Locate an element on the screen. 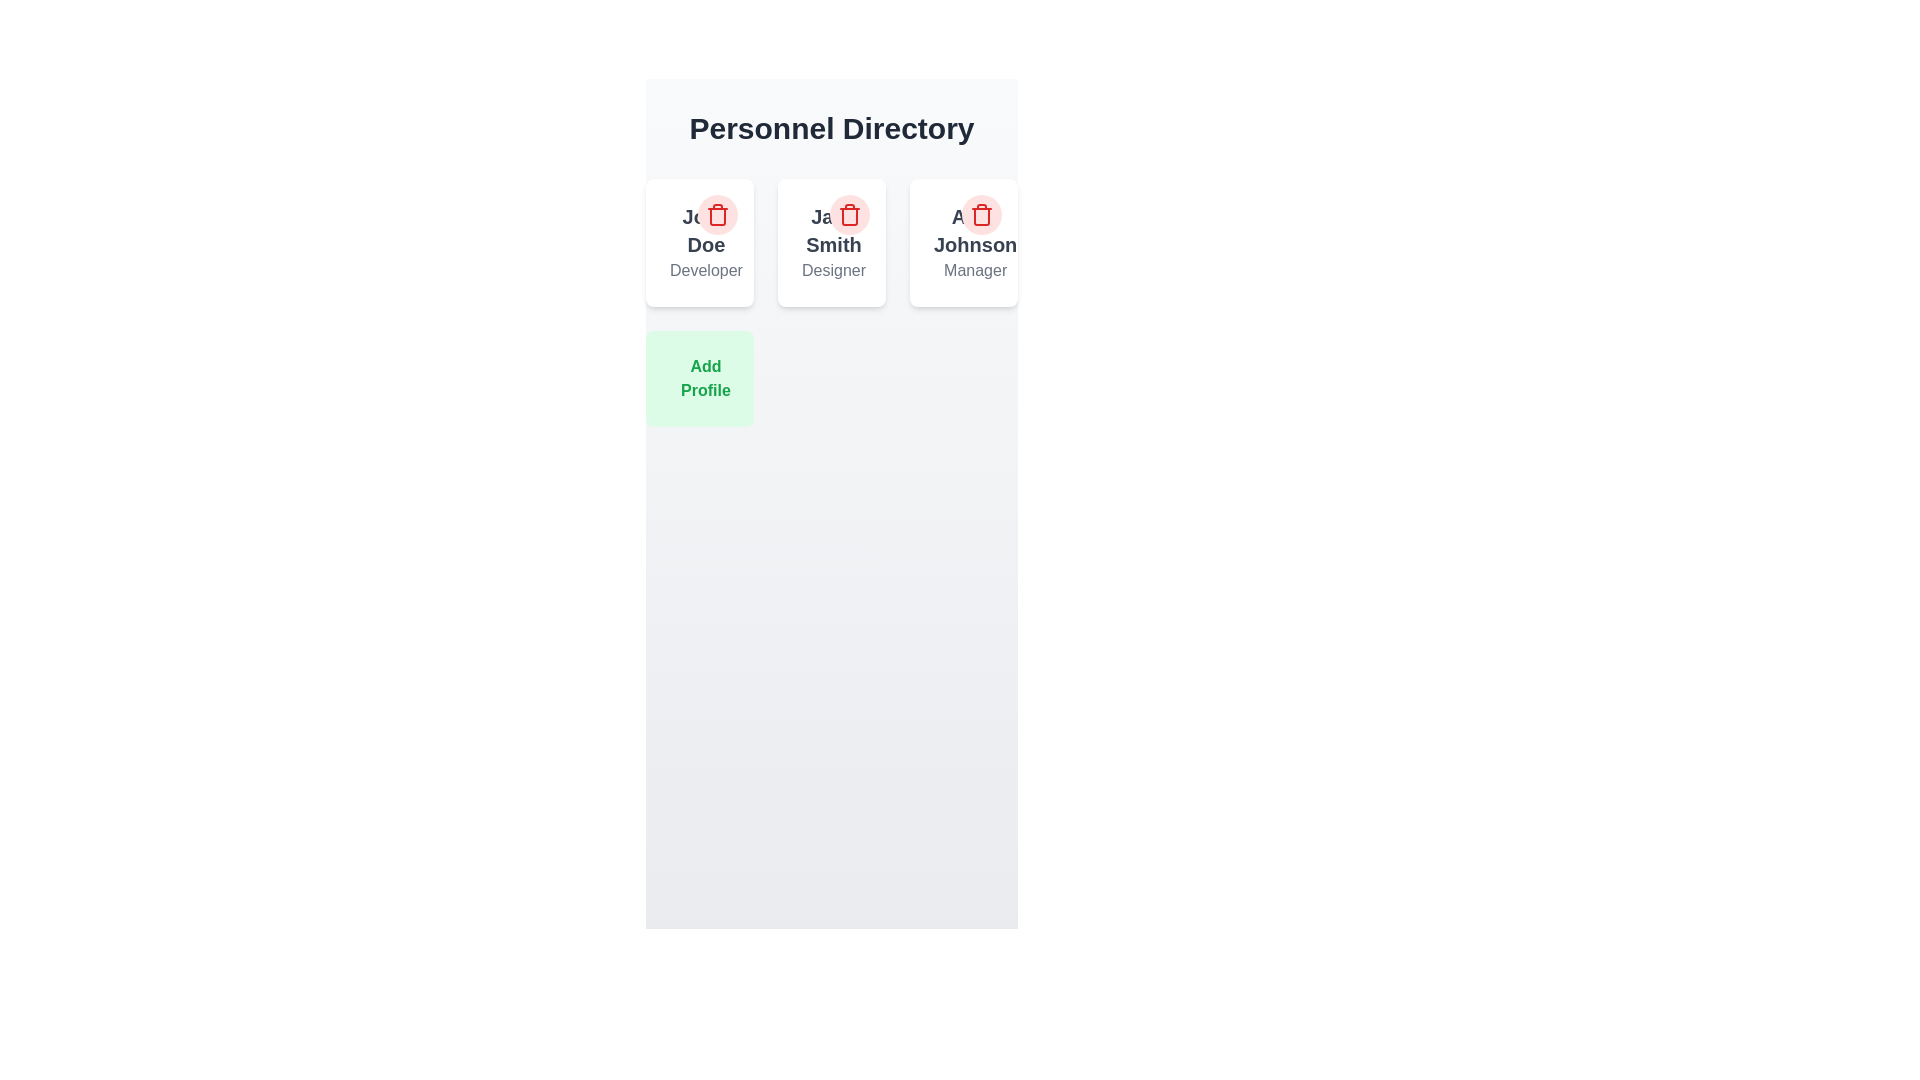 Image resolution: width=1920 pixels, height=1080 pixels. the text element displaying 'John Doe' in the personnel directory card, which is the first card from the left and features a bold font above the title 'Developer' is located at coordinates (700, 242).